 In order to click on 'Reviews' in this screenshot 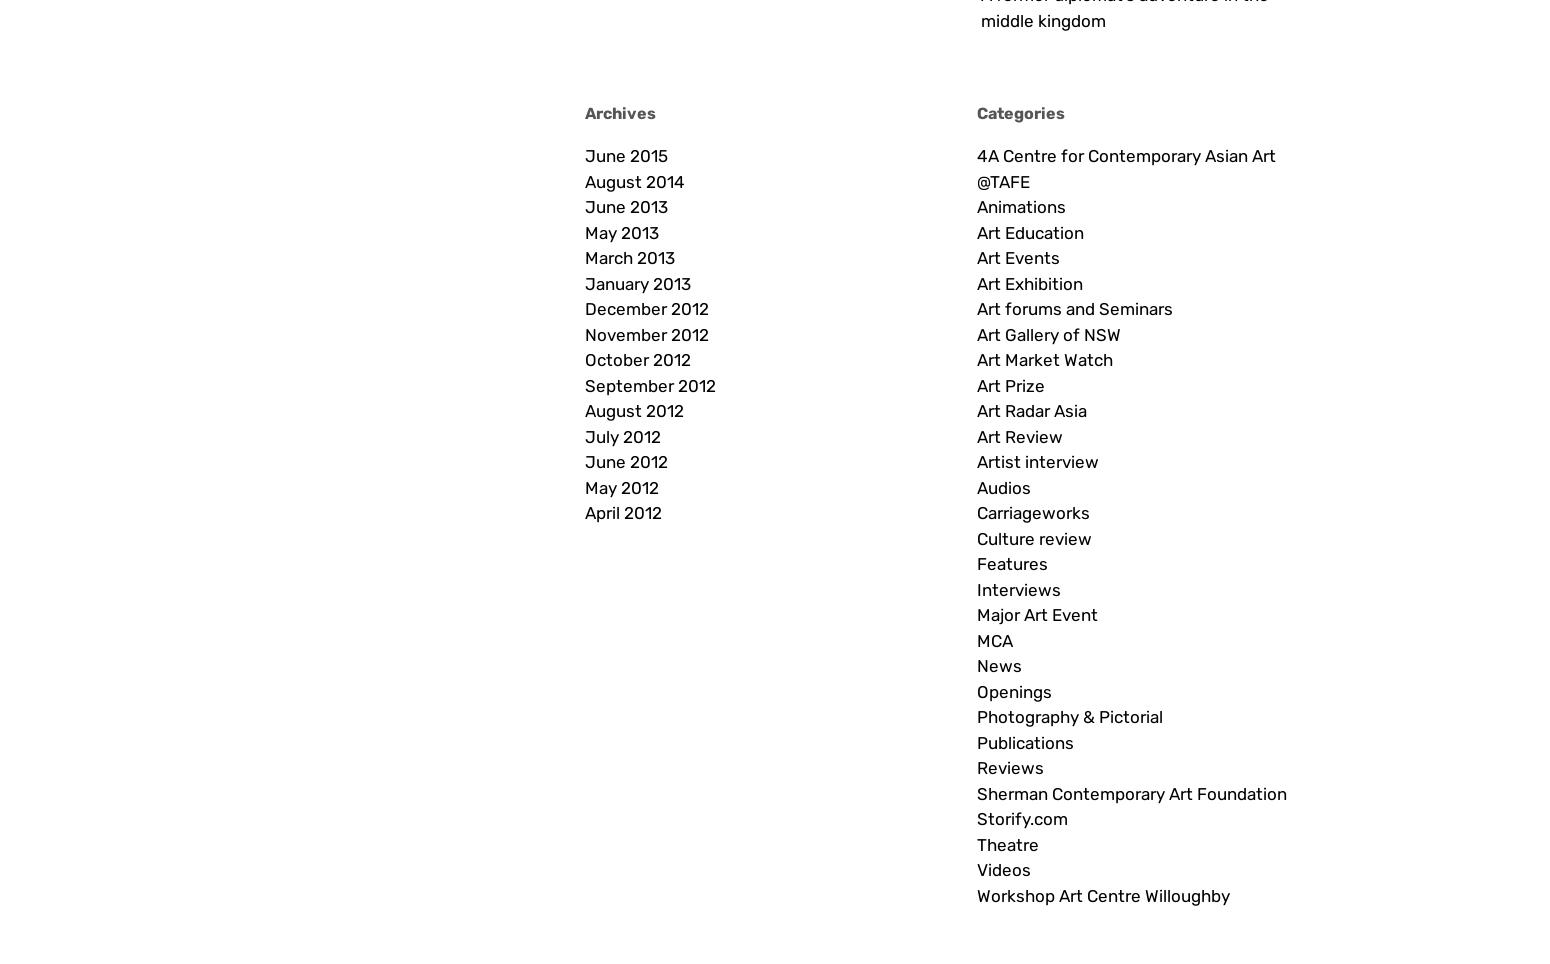, I will do `click(1010, 768)`.